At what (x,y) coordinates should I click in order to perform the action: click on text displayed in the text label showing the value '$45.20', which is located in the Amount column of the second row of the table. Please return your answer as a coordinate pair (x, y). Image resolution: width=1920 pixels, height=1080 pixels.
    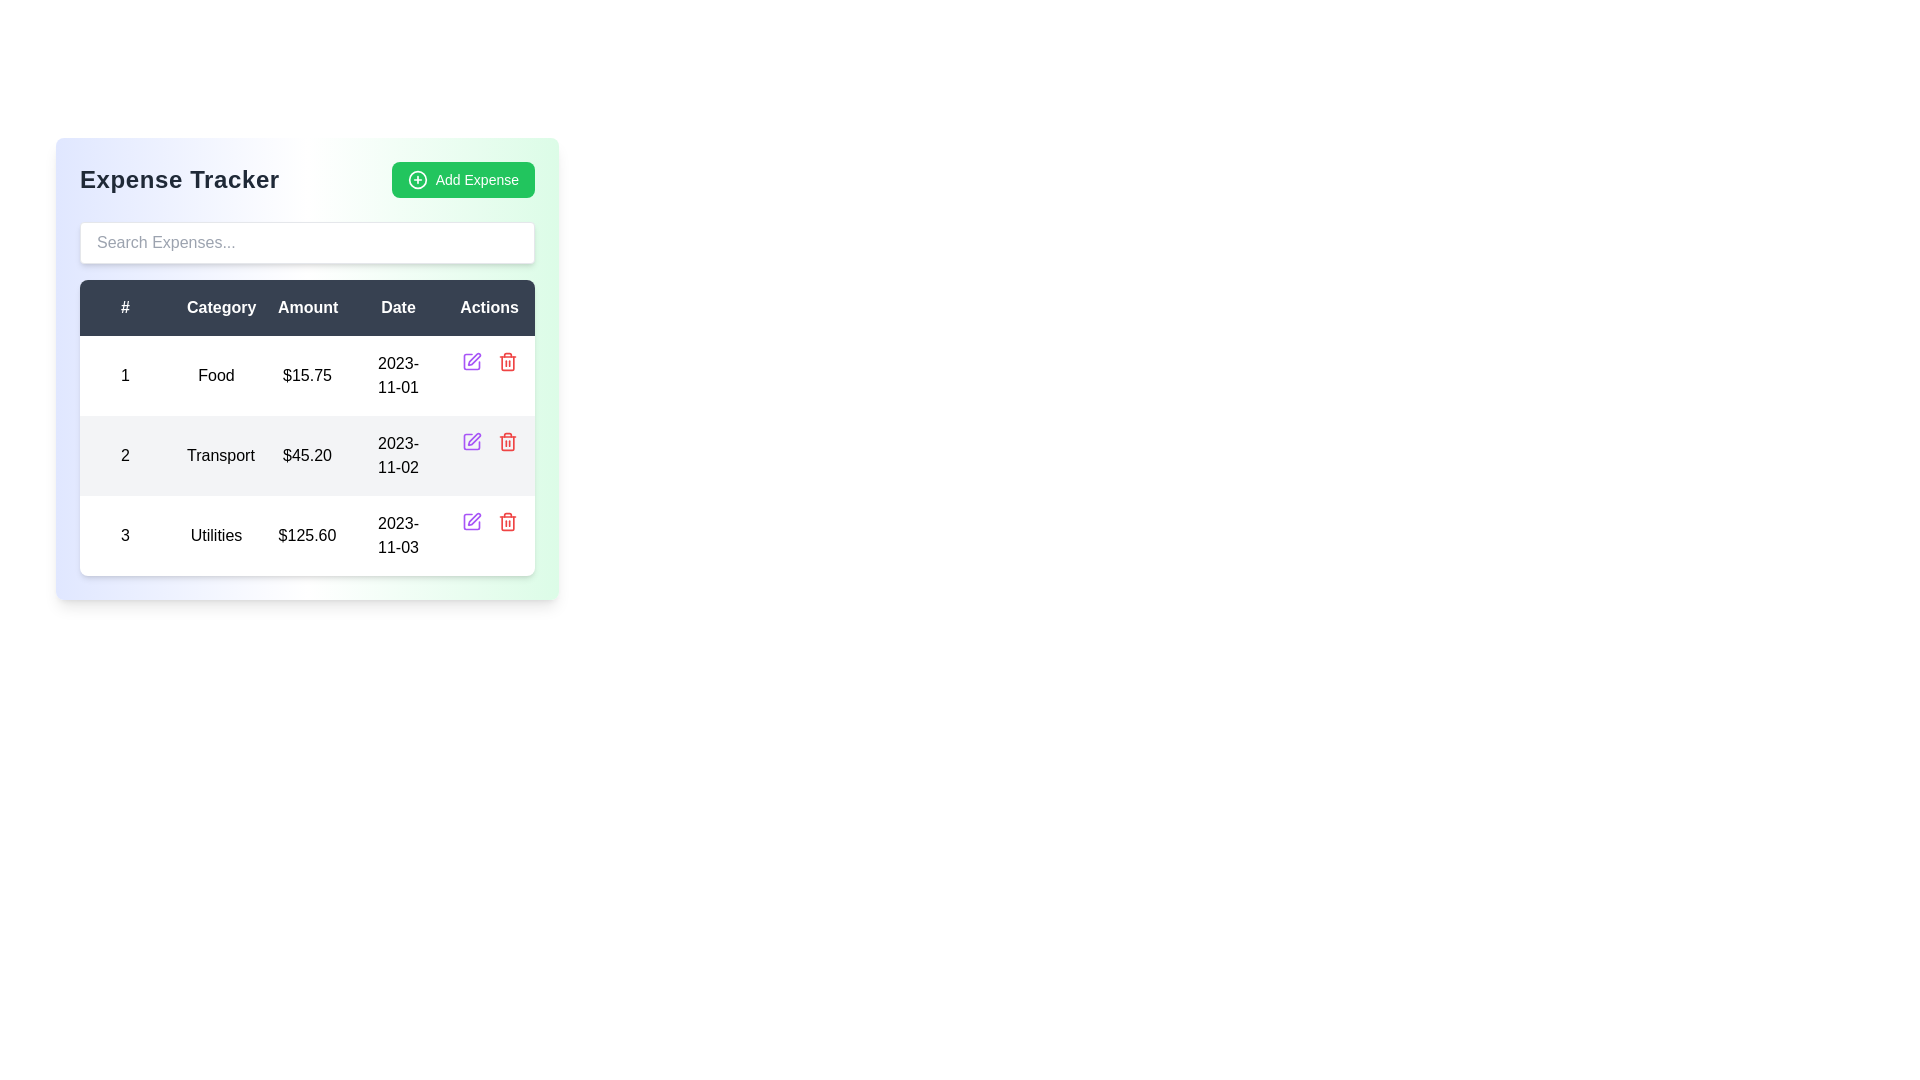
    Looking at the image, I should click on (306, 455).